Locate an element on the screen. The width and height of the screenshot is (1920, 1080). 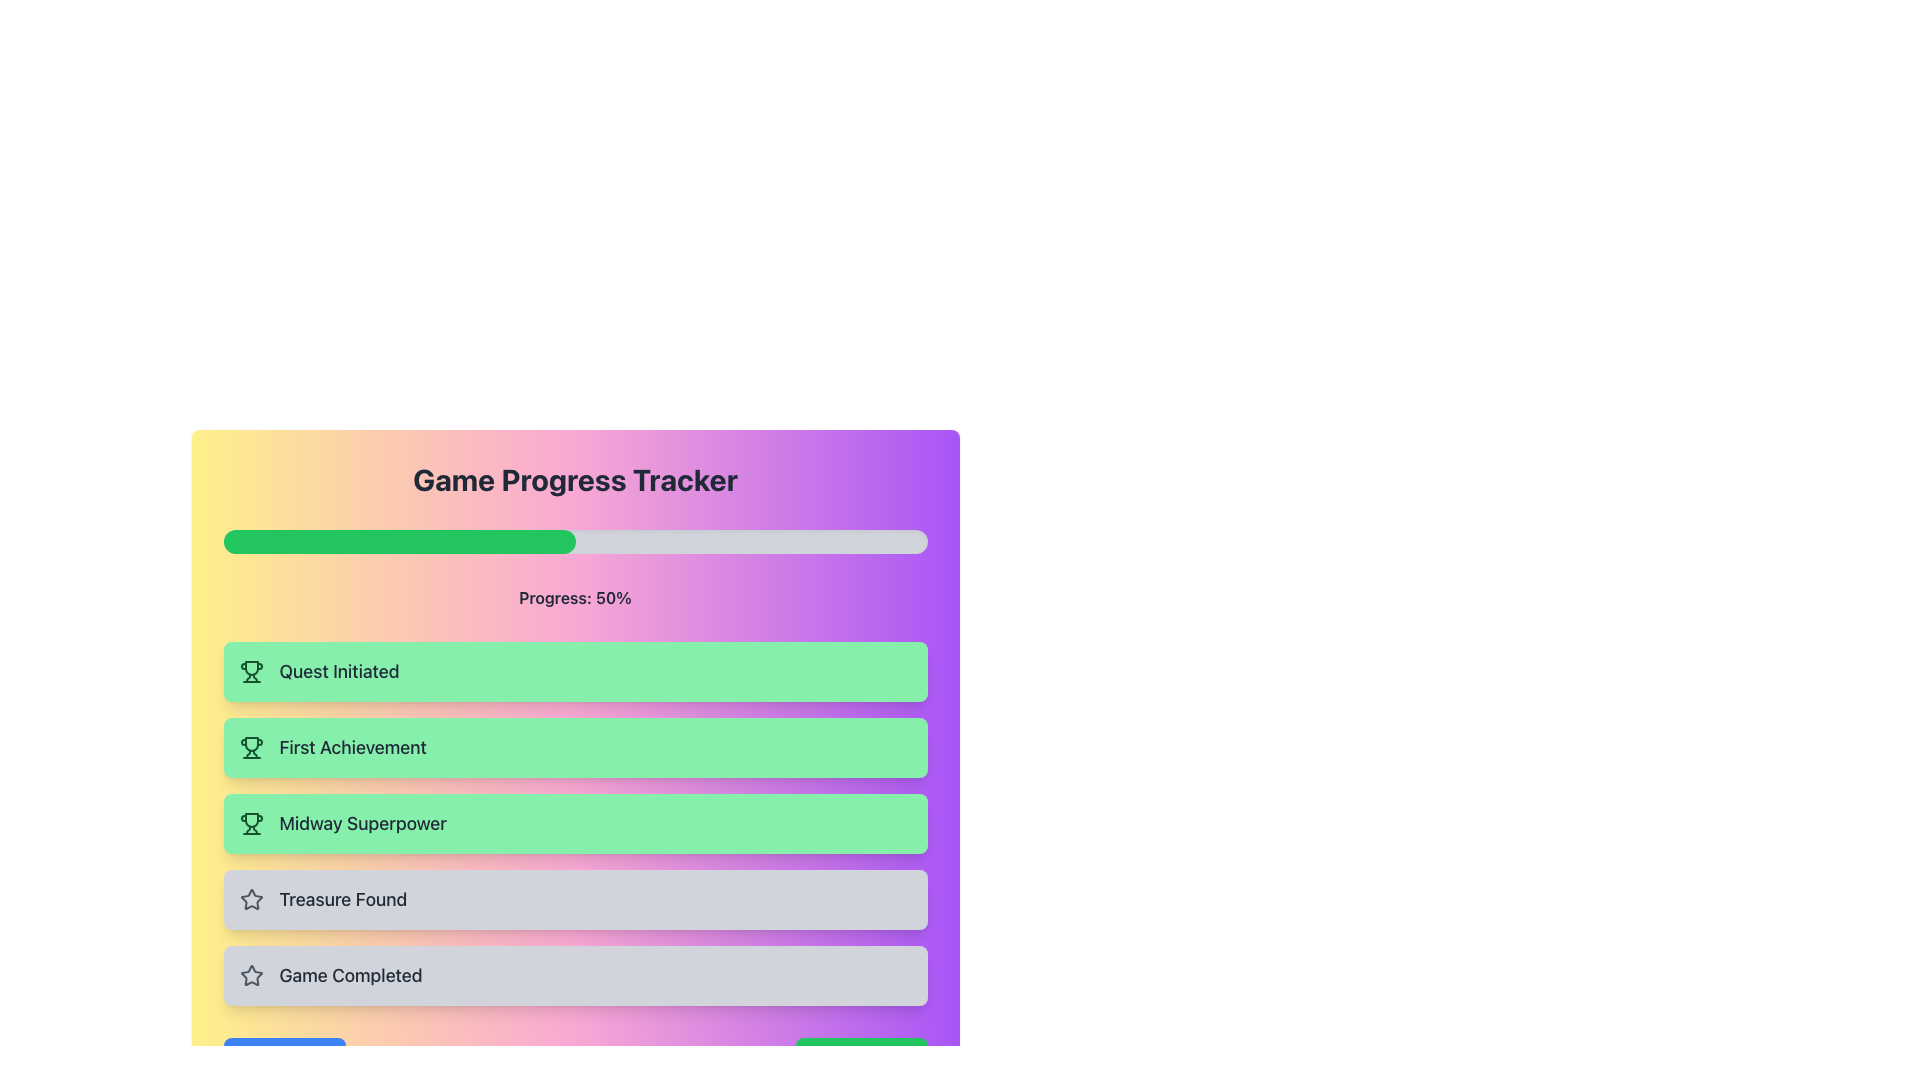
the text label 'Advance' within the green button for accessibility purposes is located at coordinates (878, 1056).